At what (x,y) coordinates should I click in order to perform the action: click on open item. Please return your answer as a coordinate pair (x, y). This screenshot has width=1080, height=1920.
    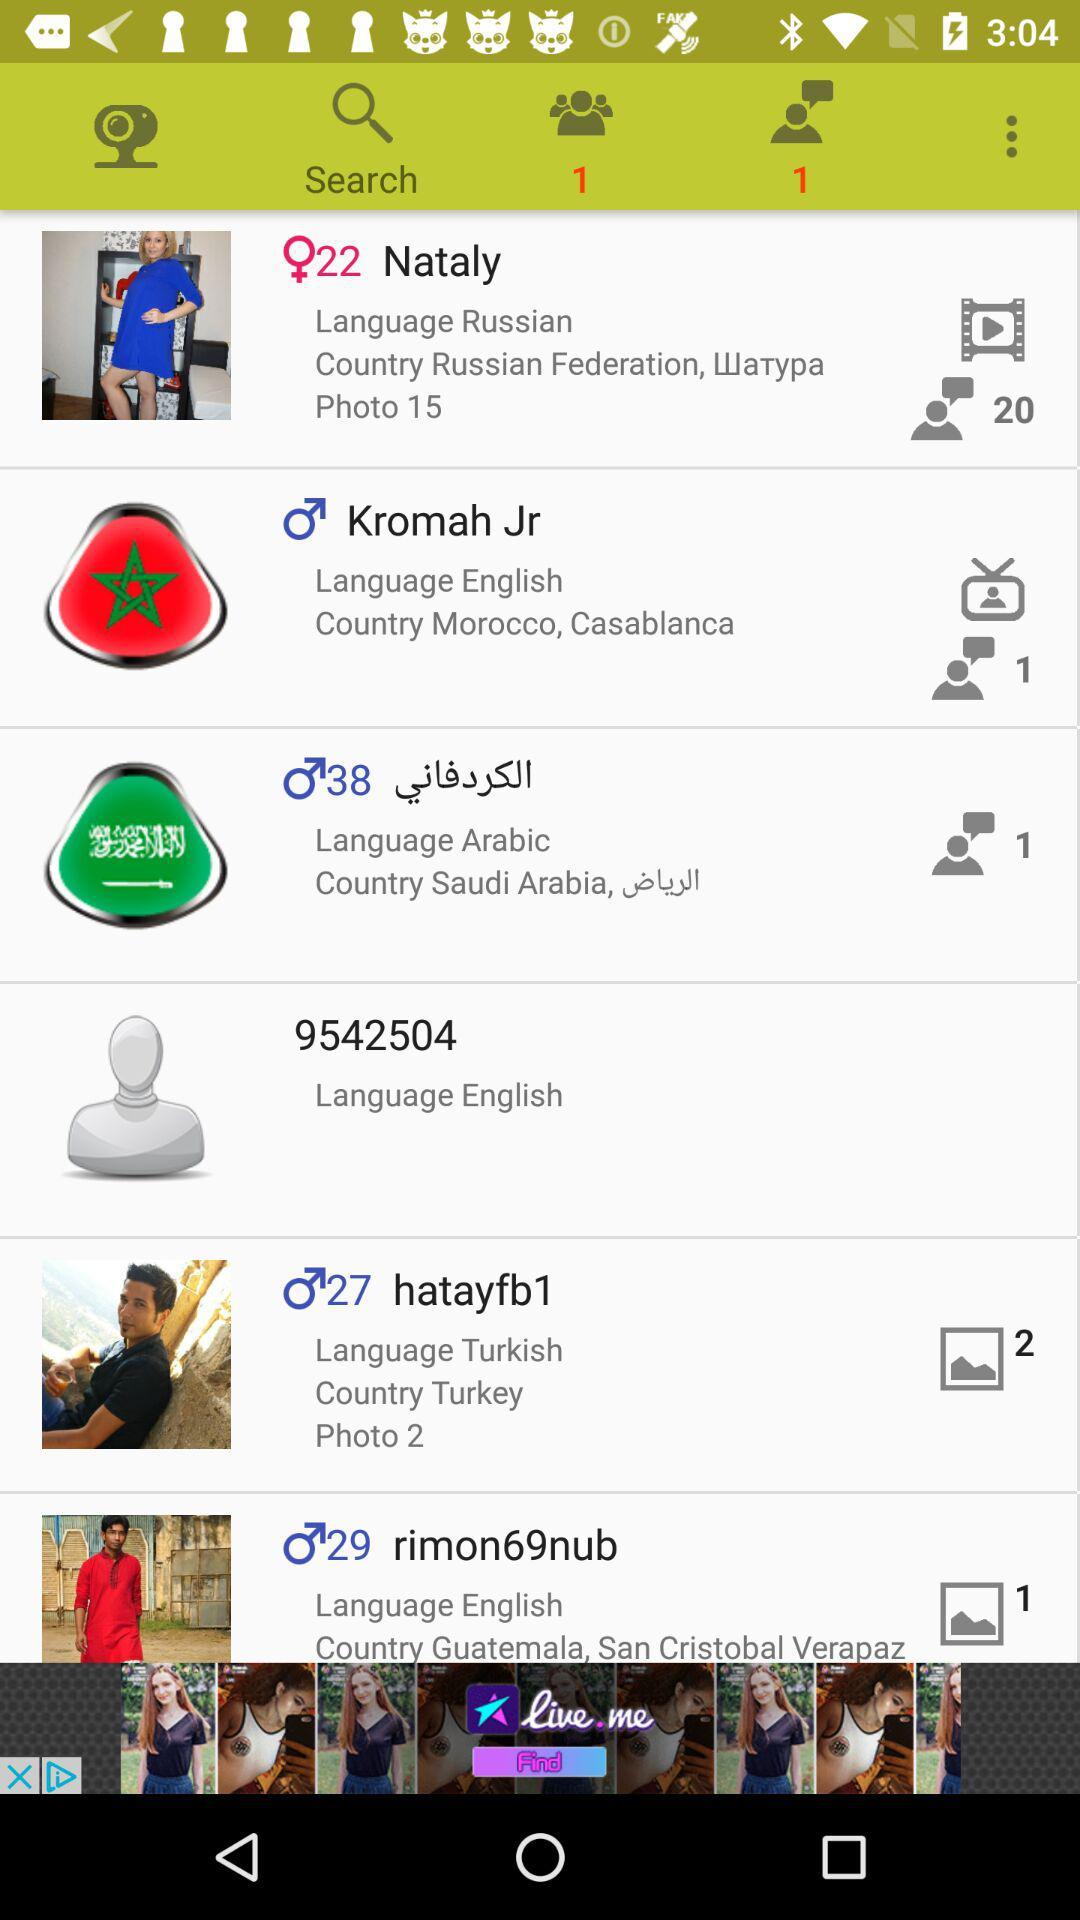
    Looking at the image, I should click on (135, 584).